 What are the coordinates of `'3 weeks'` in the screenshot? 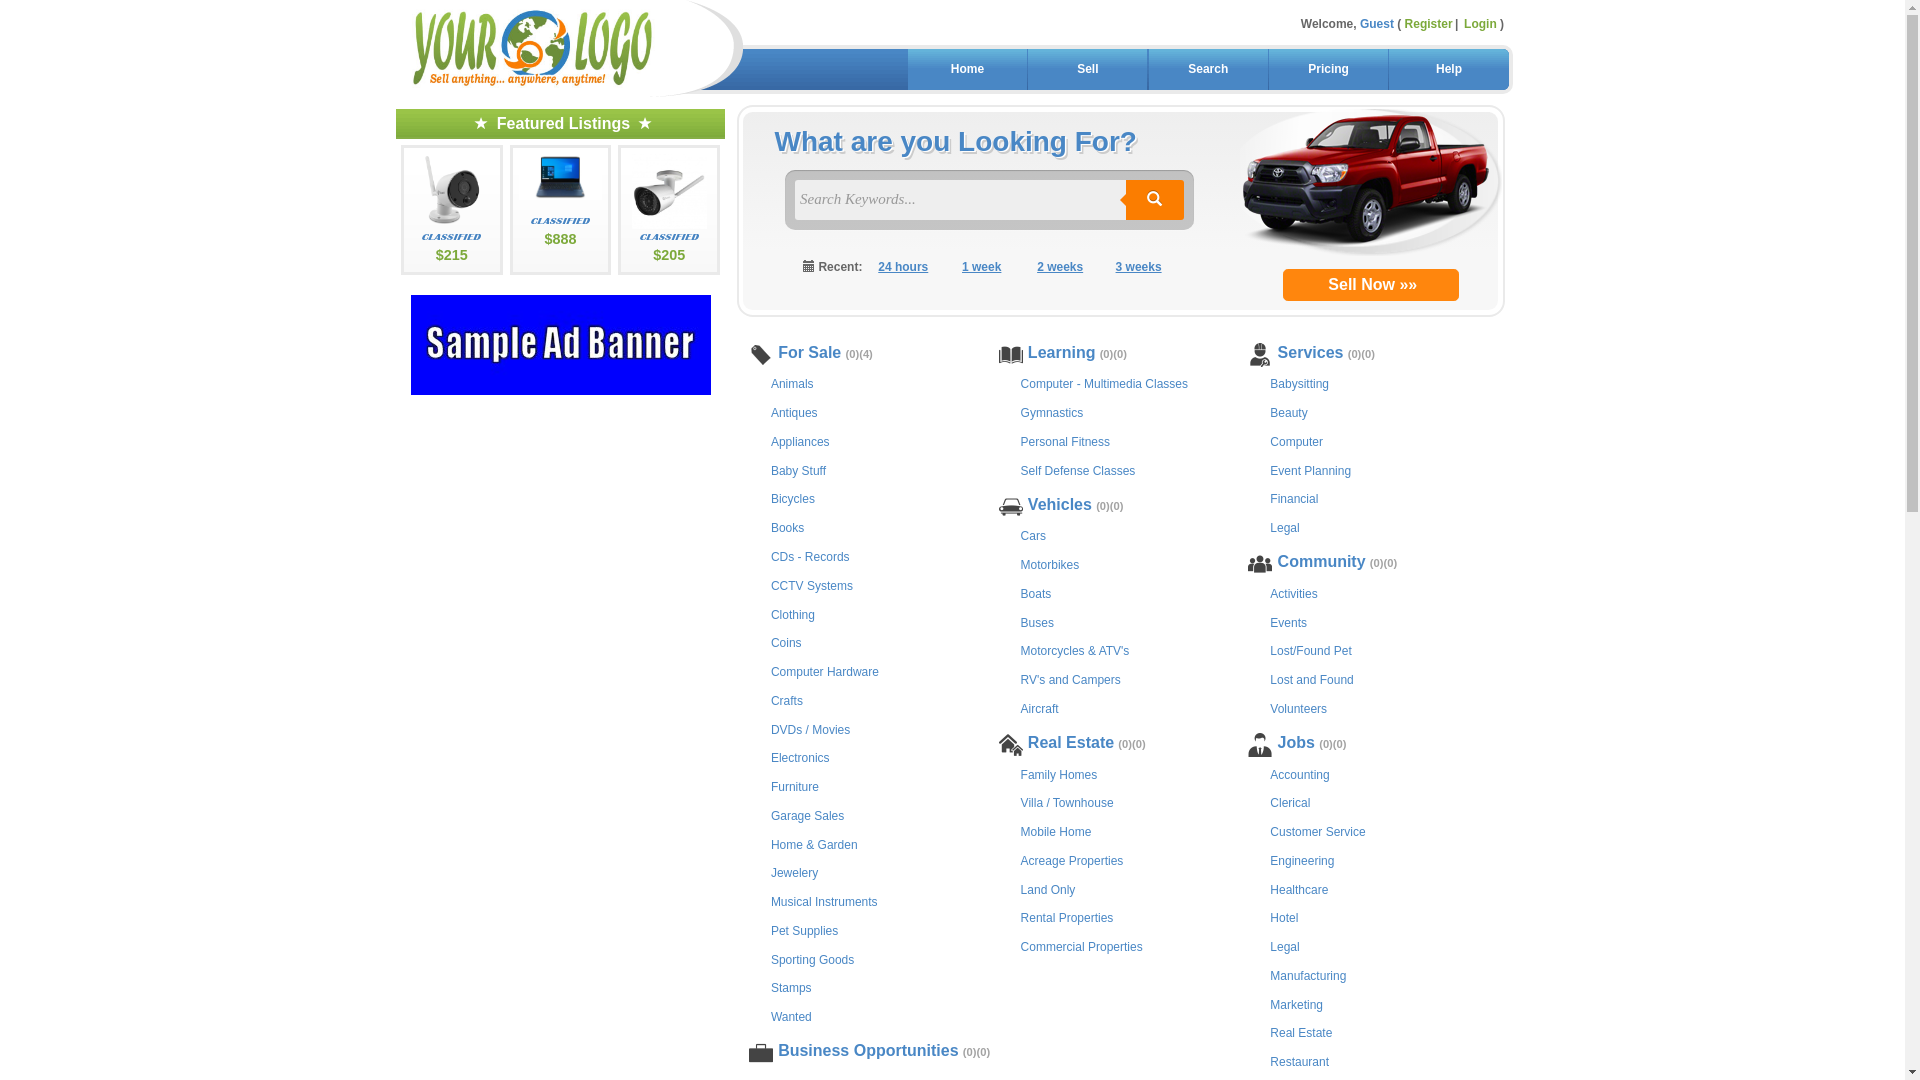 It's located at (1138, 266).